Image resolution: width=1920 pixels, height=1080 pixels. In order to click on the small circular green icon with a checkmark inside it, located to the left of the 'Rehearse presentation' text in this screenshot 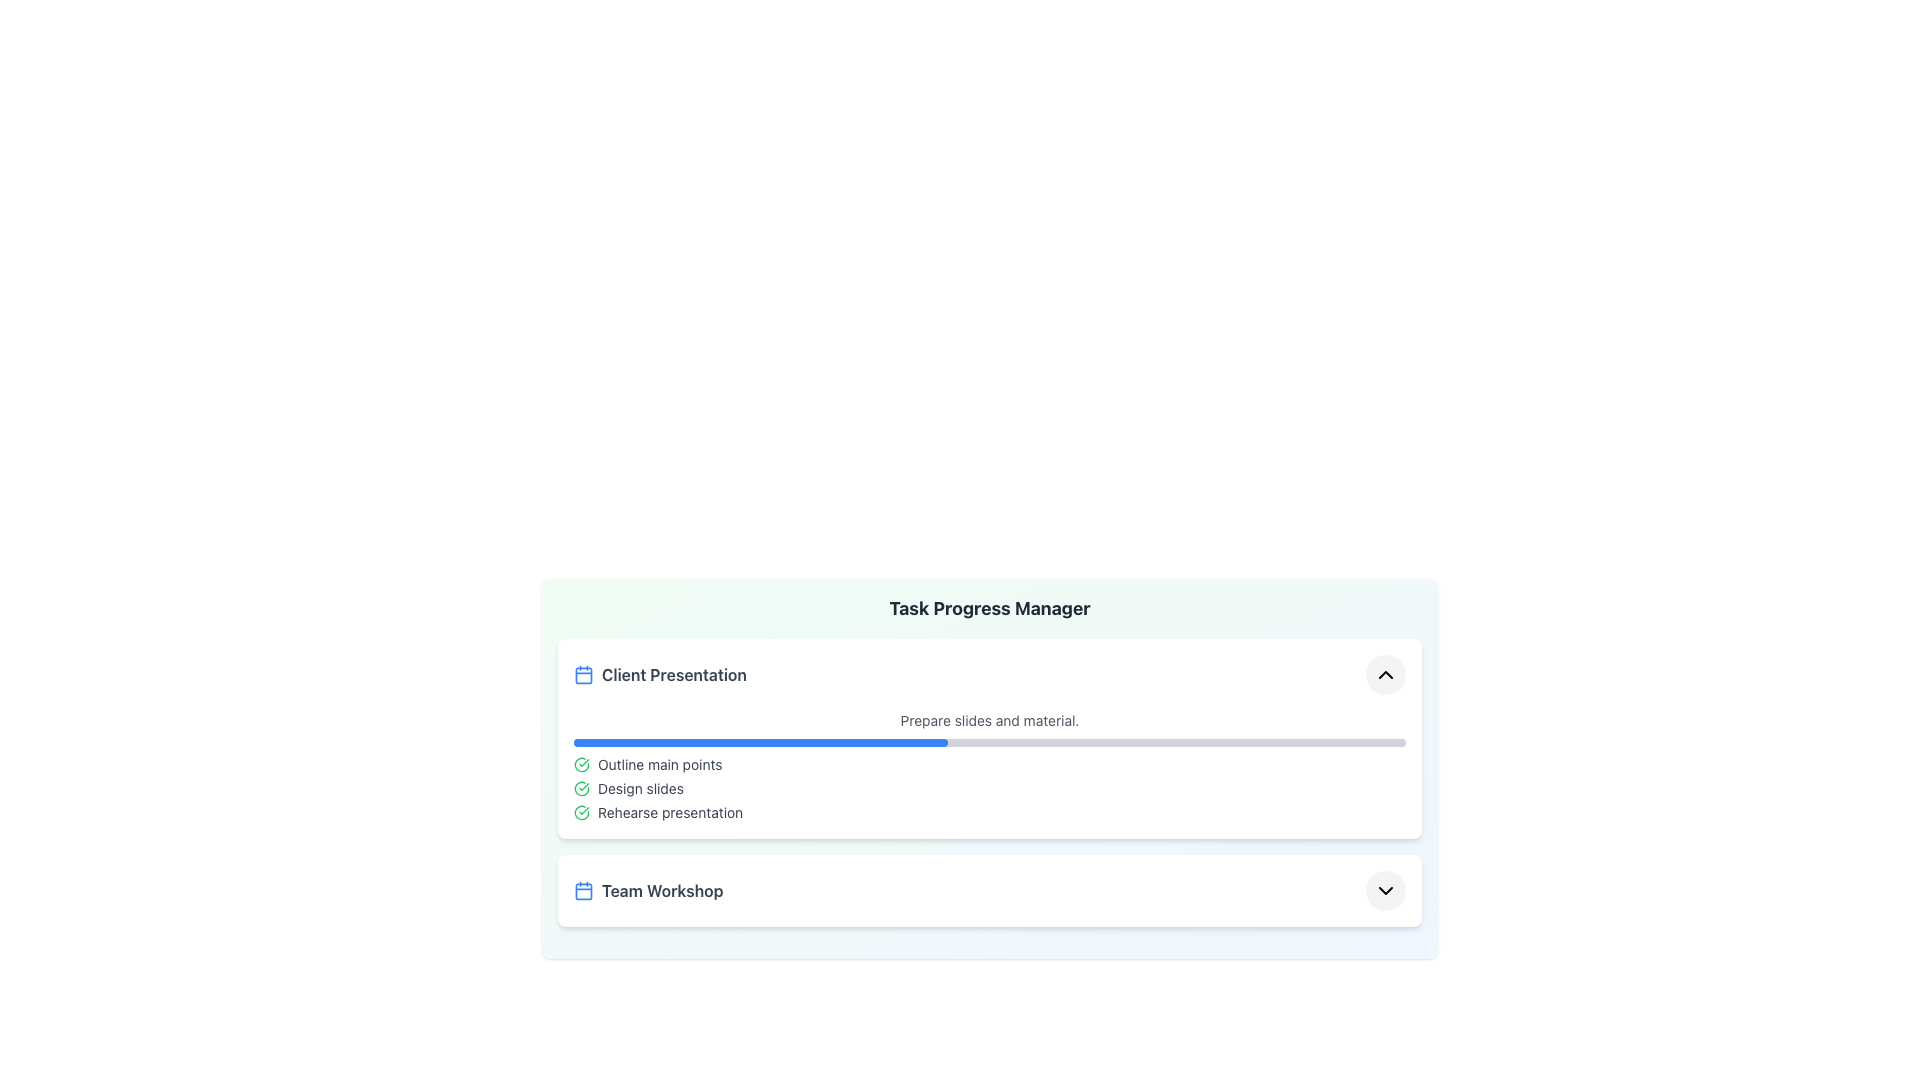, I will do `click(580, 813)`.